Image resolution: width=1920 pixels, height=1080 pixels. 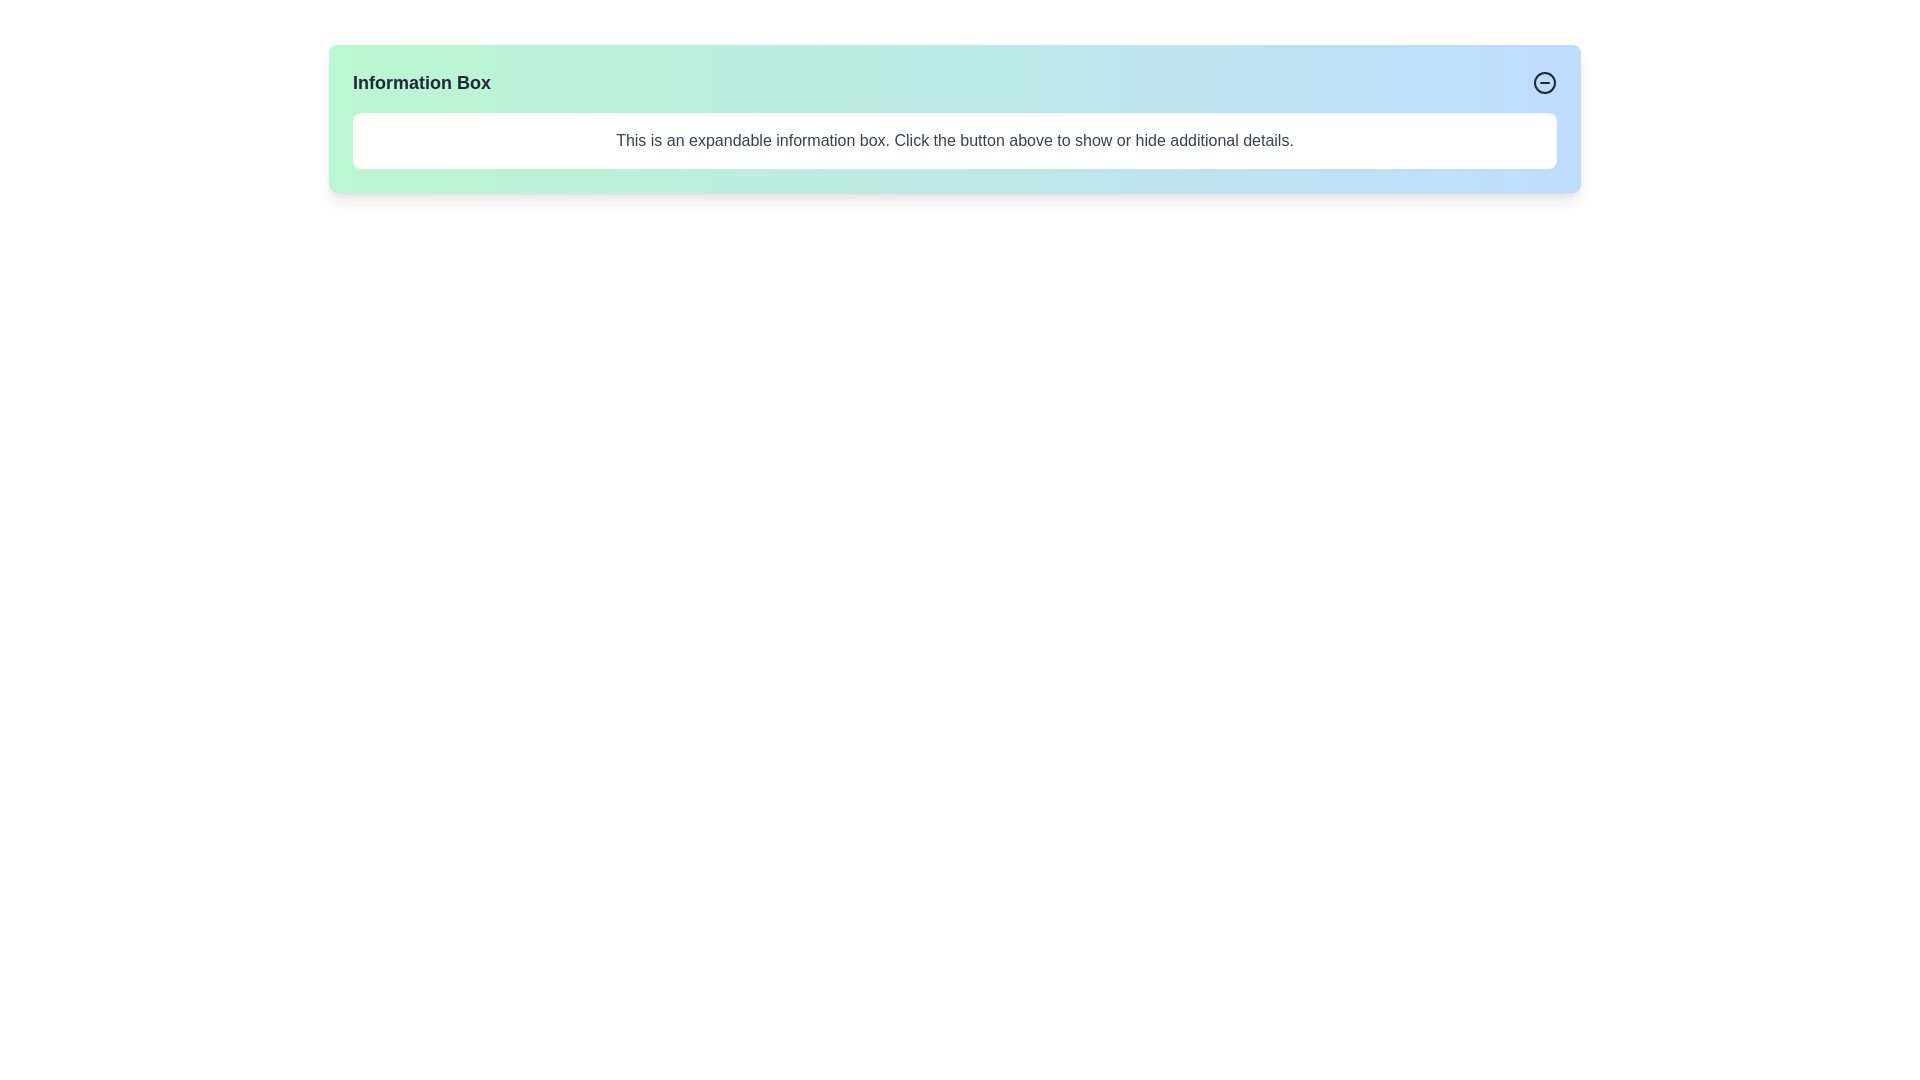 What do you see at coordinates (1544, 82) in the screenshot?
I see `the circular minus icon located at the far right of the 'Information Box'` at bounding box center [1544, 82].